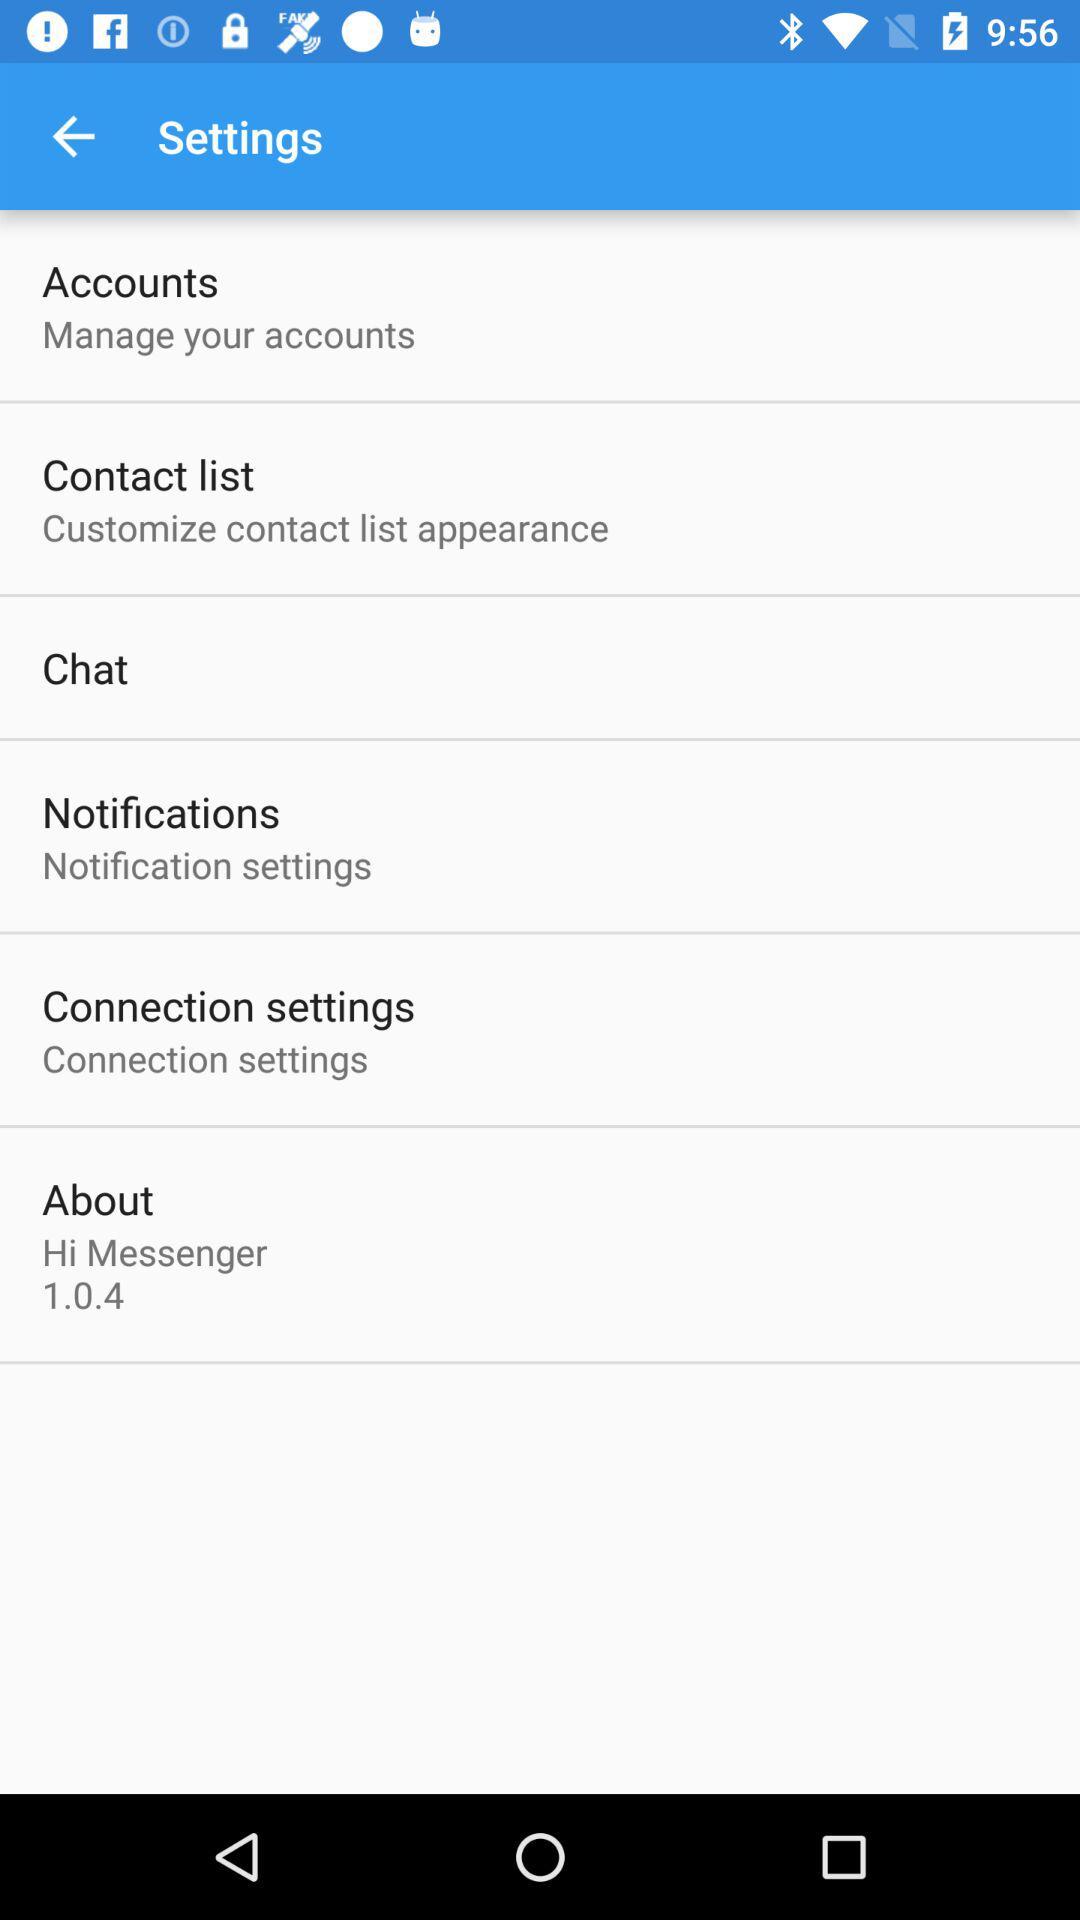  Describe the element at coordinates (84, 667) in the screenshot. I see `the item below the customize contact list icon` at that location.